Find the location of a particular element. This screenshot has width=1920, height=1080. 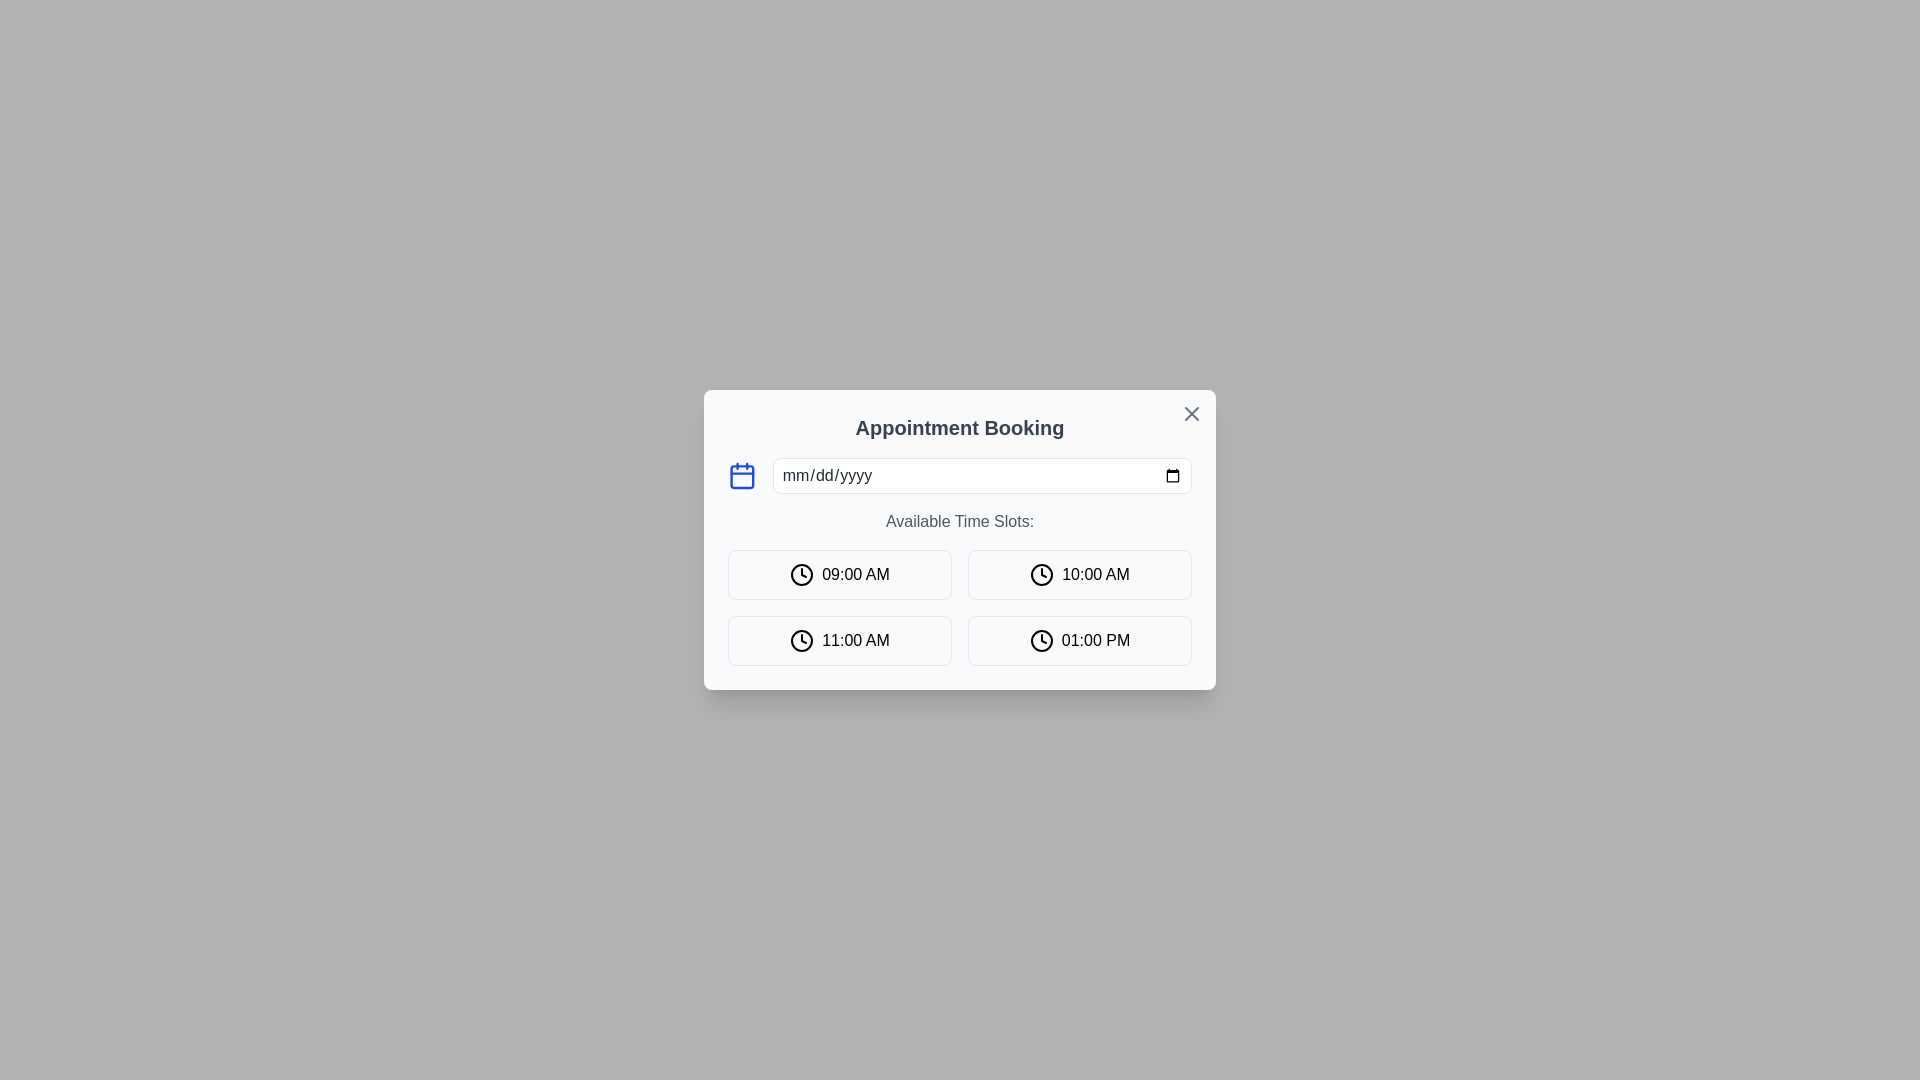

the SVG icon representing time selection functionality, located in the button widget at the bottom right of the appointment booking interface is located at coordinates (1040, 640).